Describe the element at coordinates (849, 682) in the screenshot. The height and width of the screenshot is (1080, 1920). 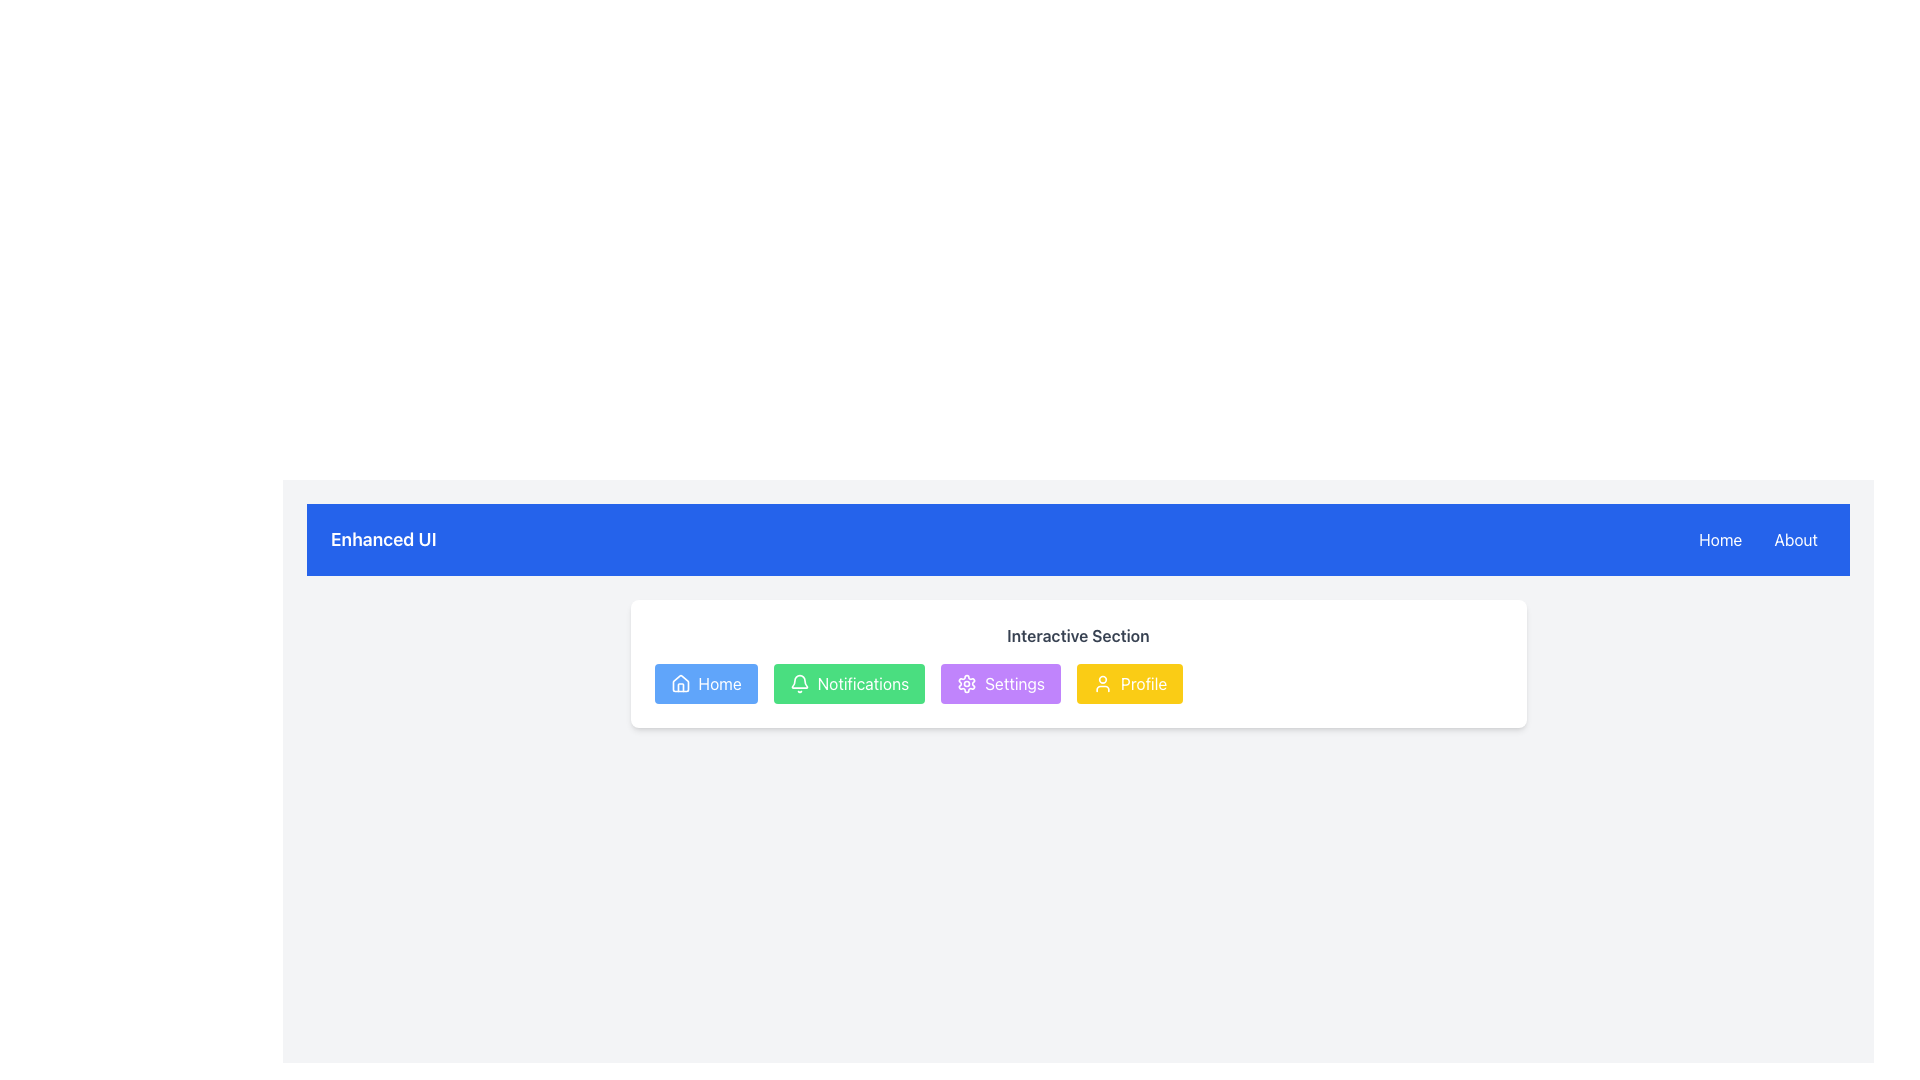
I see `the notifications button, which is the second button in a horizontal group located between the 'Home' and 'Settings' buttons` at that location.